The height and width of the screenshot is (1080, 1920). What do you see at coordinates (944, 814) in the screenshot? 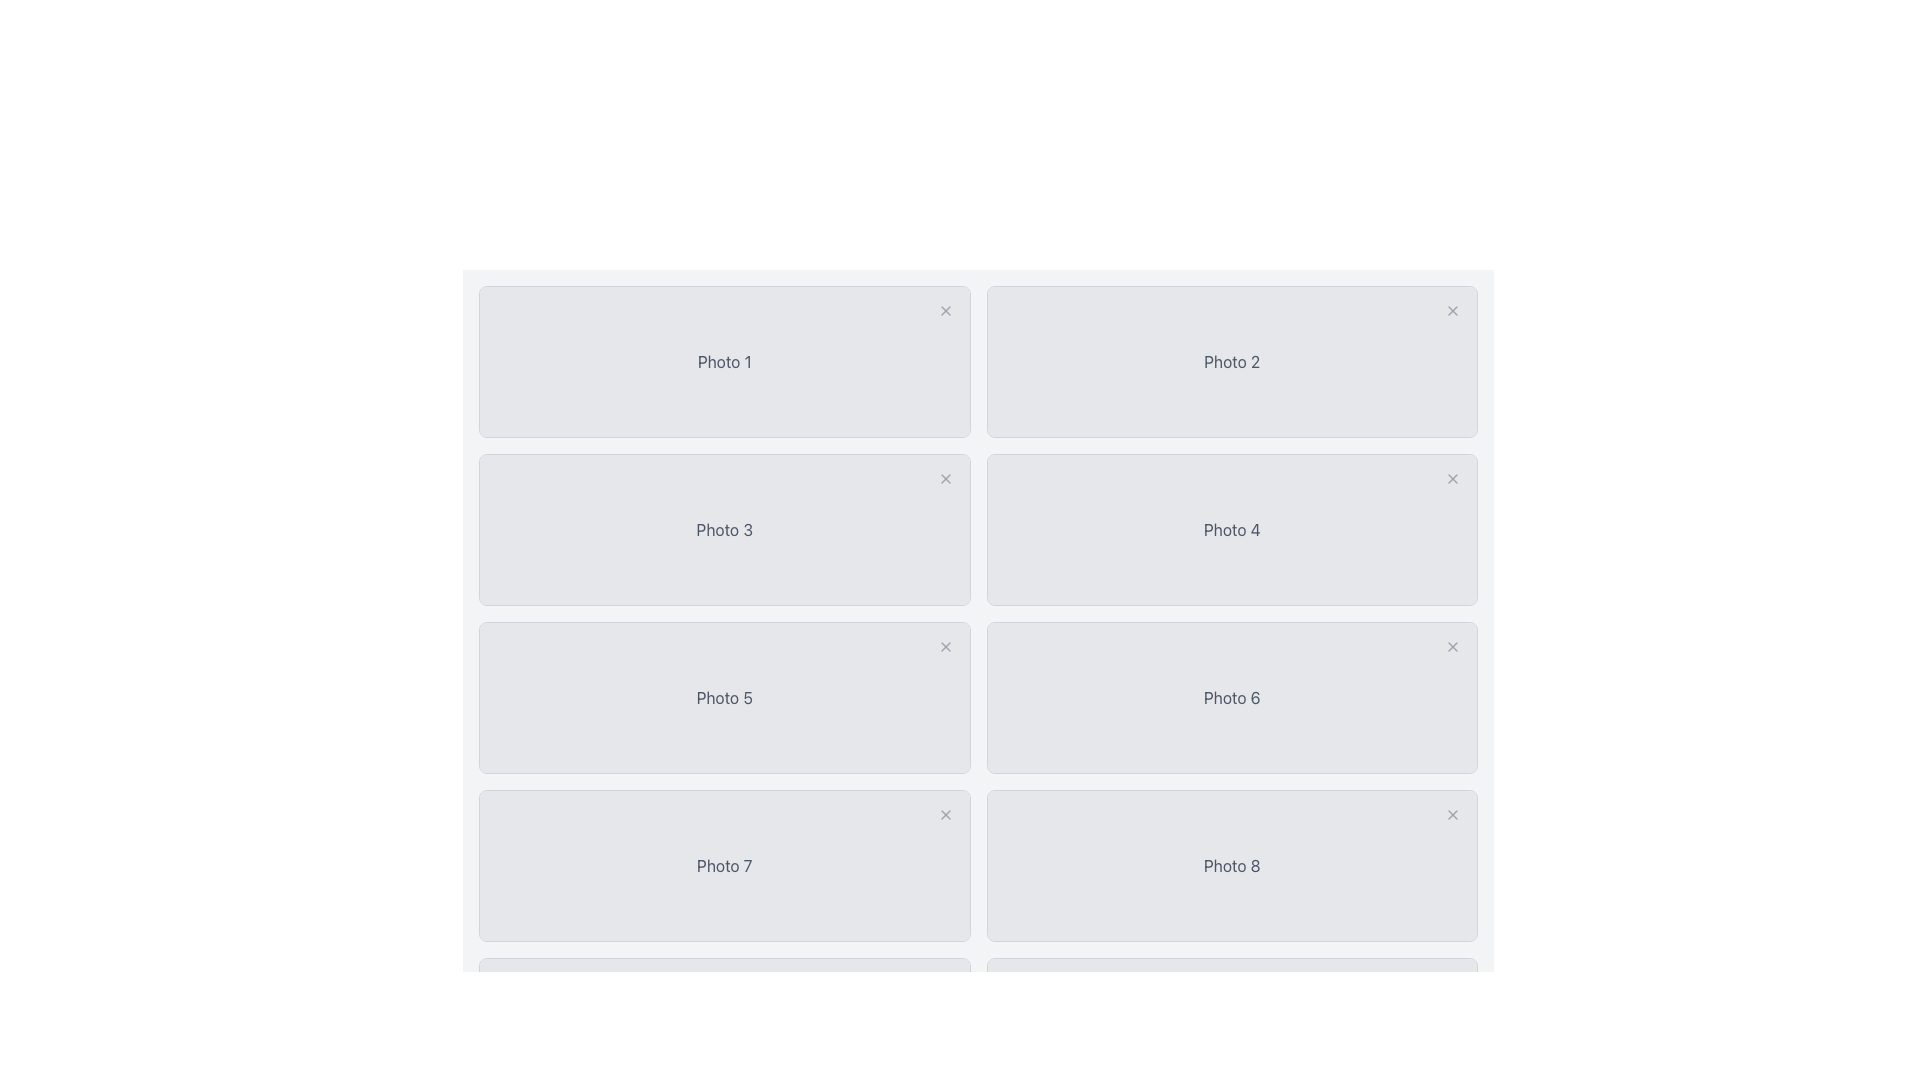
I see `the 'X' icon button located at the upper-right corner of the 'Photo 7' component` at bounding box center [944, 814].